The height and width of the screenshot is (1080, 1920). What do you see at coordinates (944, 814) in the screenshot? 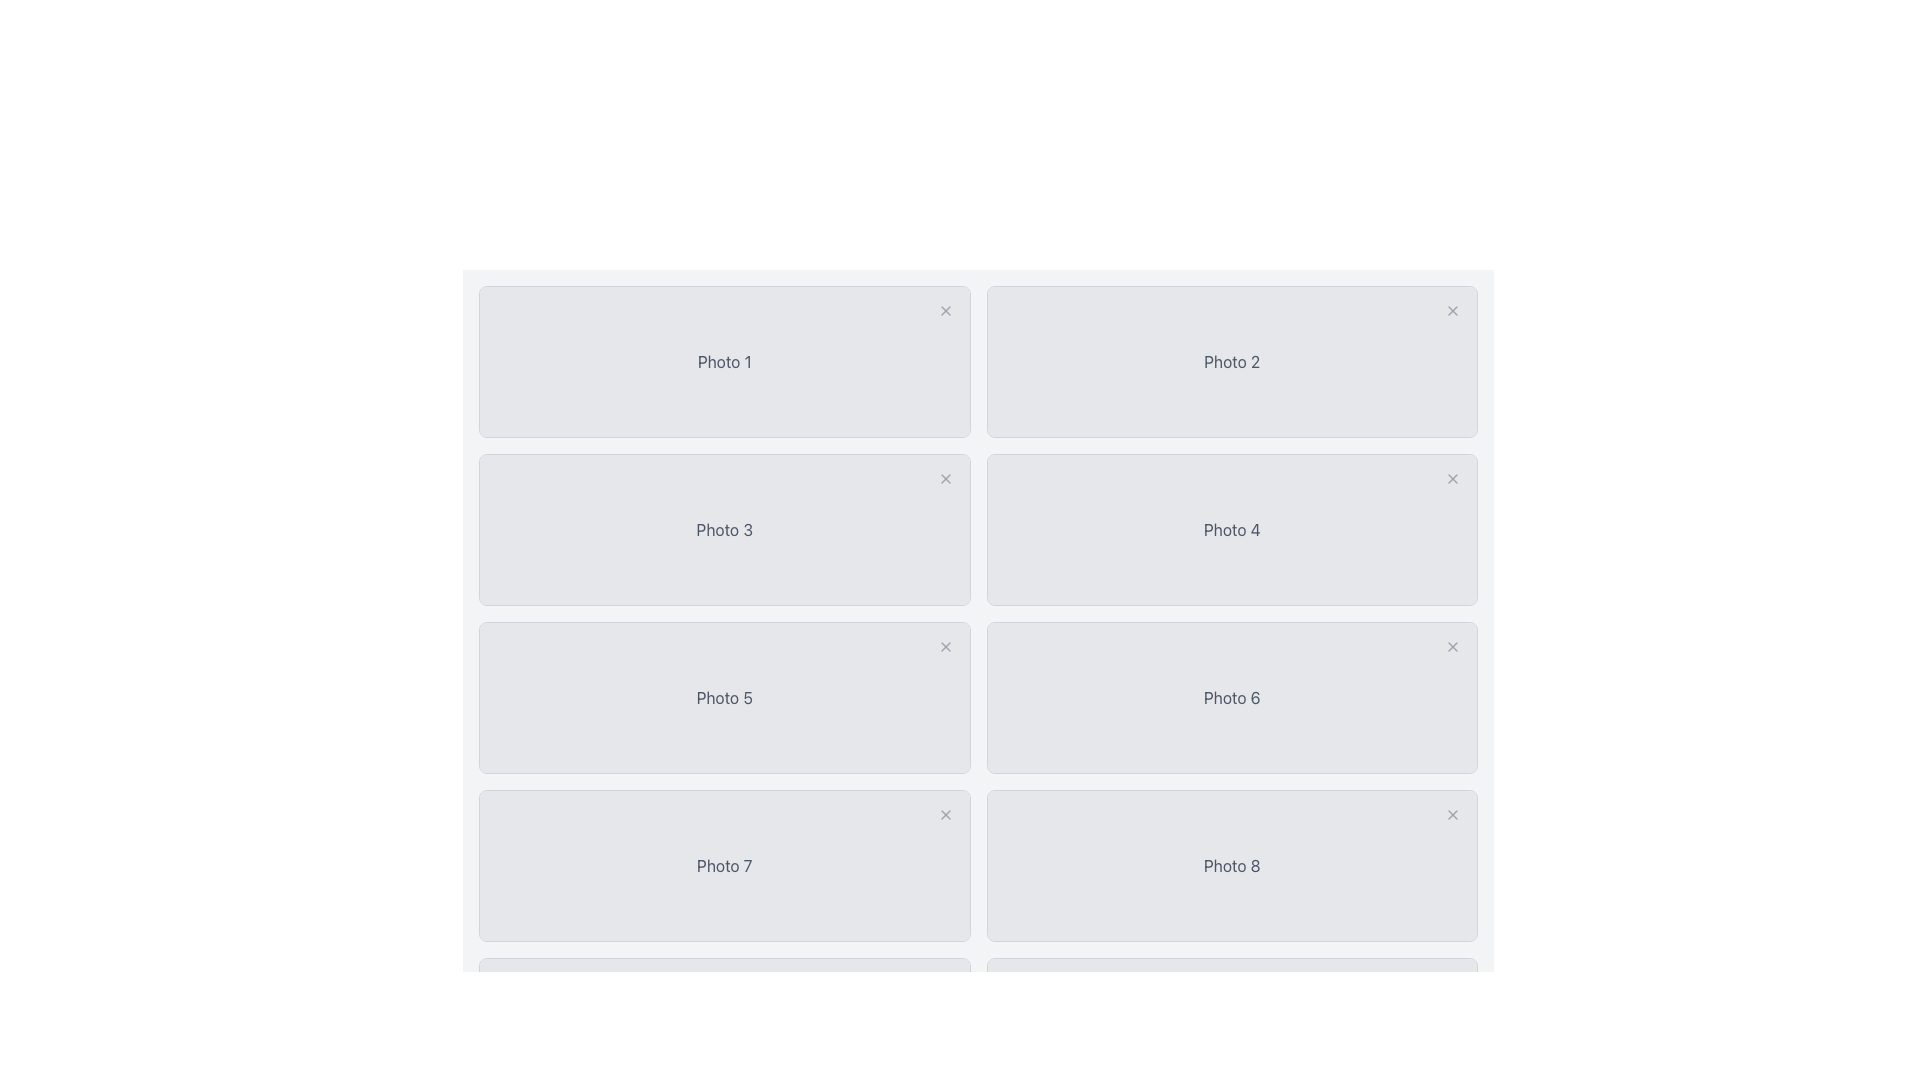
I see `the 'X' icon button located at the upper-right corner of the 'Photo 7' component` at bounding box center [944, 814].